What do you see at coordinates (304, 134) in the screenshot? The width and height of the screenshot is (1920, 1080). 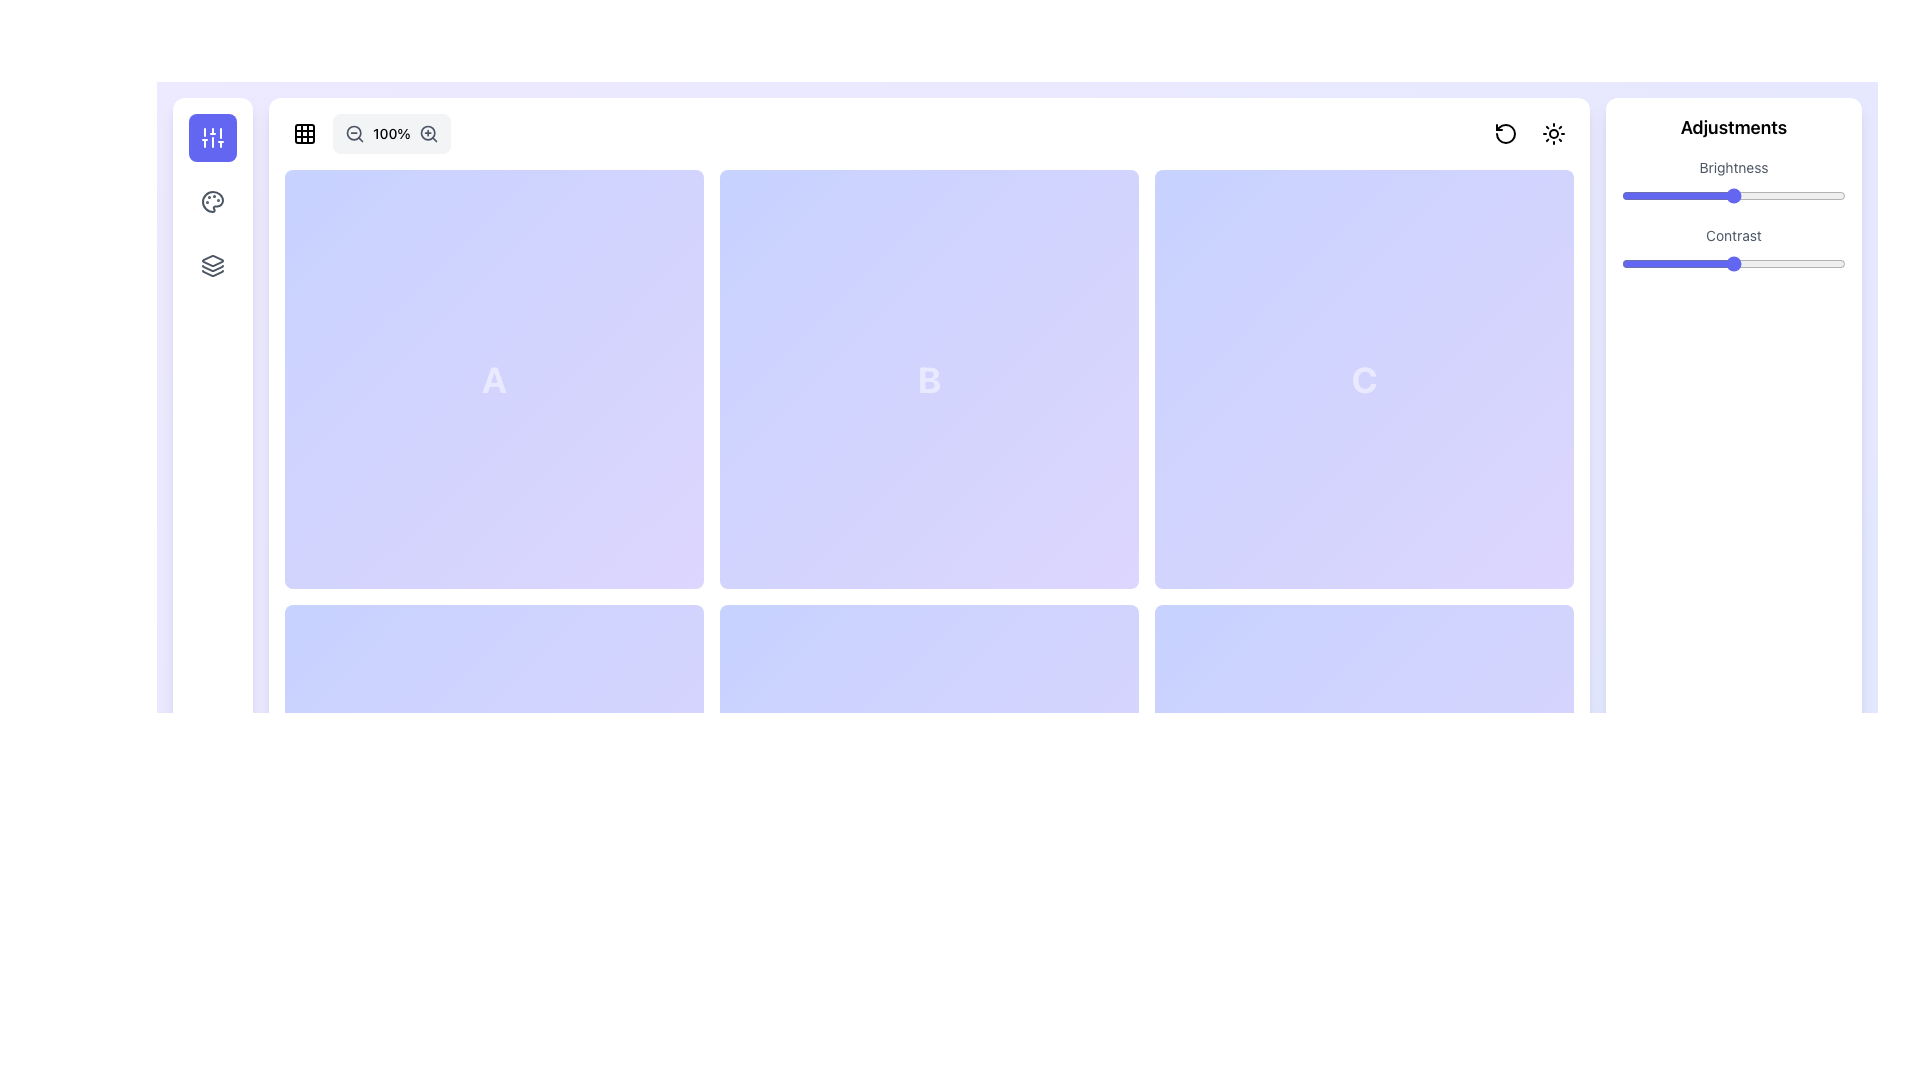 I see `the grid view toggle button located in the top bar` at bounding box center [304, 134].